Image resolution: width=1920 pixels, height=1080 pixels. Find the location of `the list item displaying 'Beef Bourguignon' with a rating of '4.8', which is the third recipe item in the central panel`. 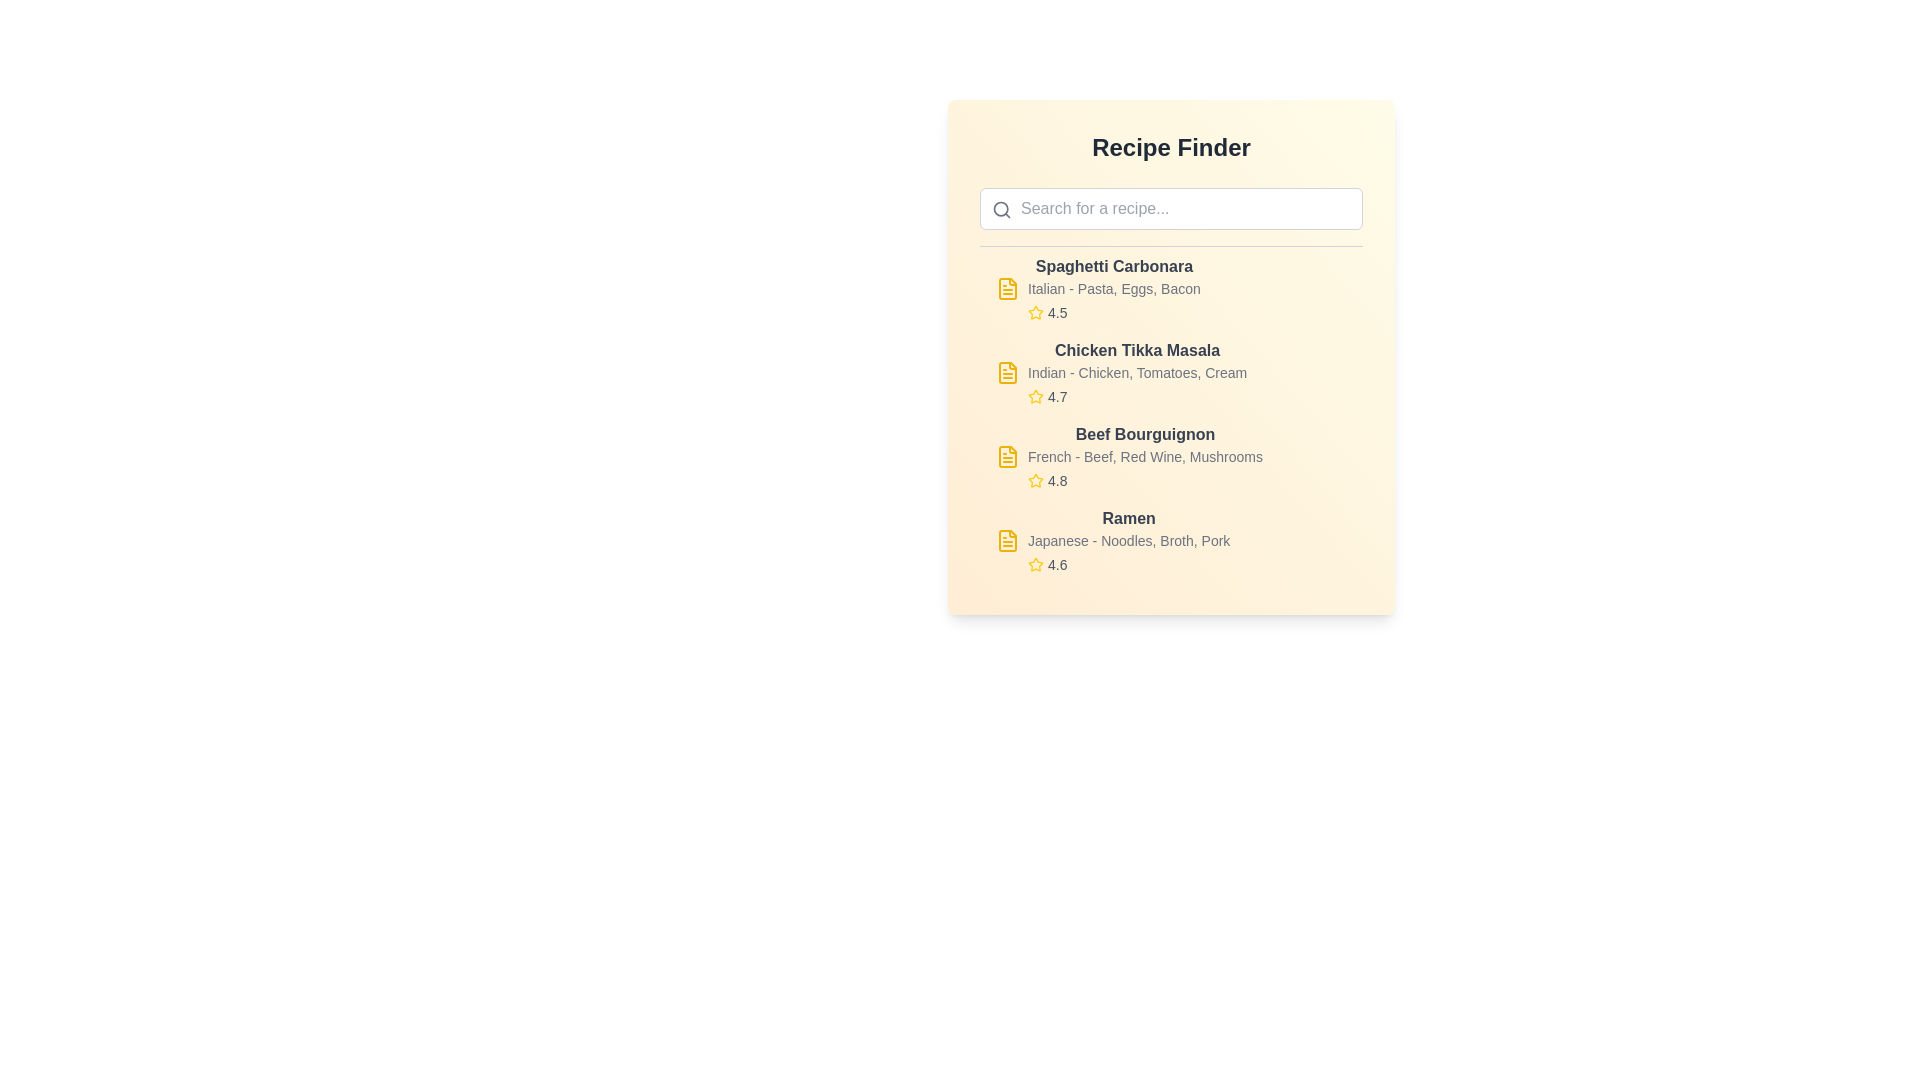

the list item displaying 'Beef Bourguignon' with a rating of '4.8', which is the third recipe item in the central panel is located at coordinates (1171, 456).